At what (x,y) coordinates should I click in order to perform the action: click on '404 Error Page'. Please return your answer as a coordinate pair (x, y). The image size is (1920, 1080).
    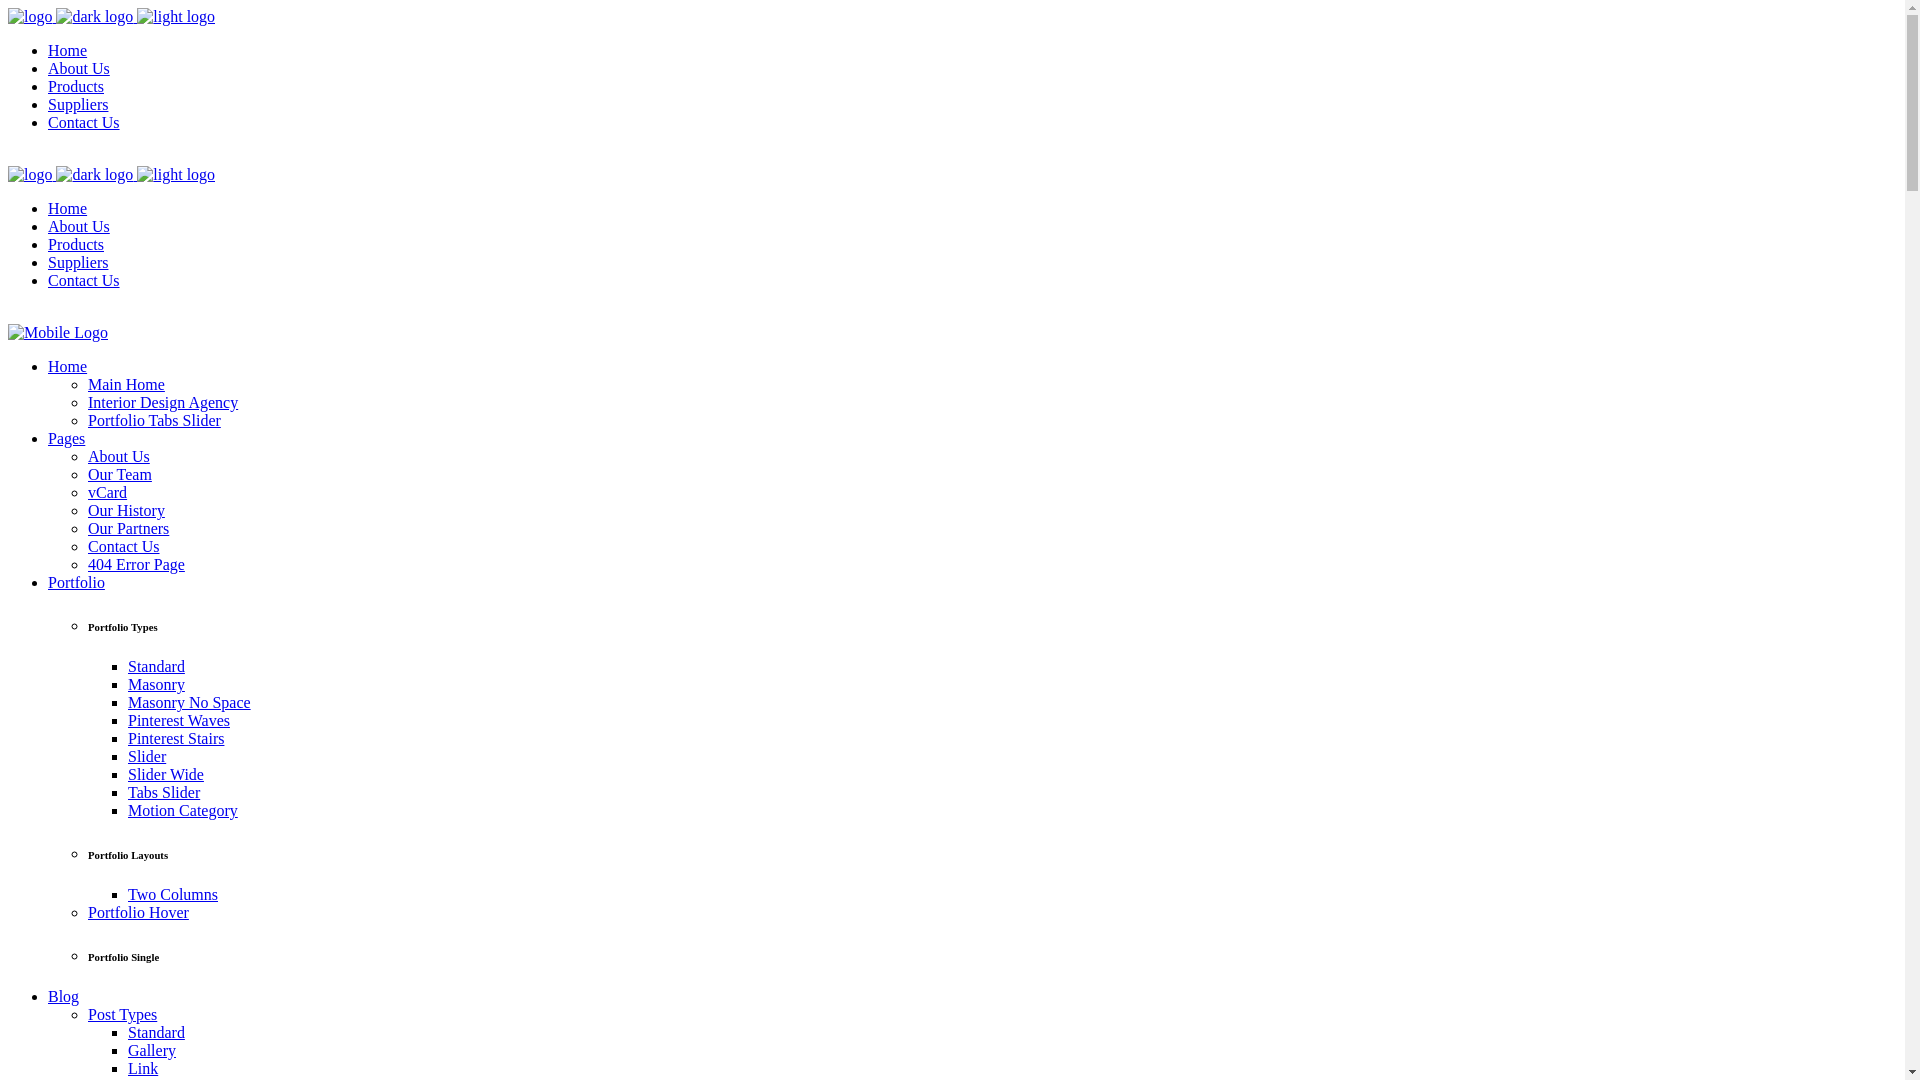
    Looking at the image, I should click on (135, 564).